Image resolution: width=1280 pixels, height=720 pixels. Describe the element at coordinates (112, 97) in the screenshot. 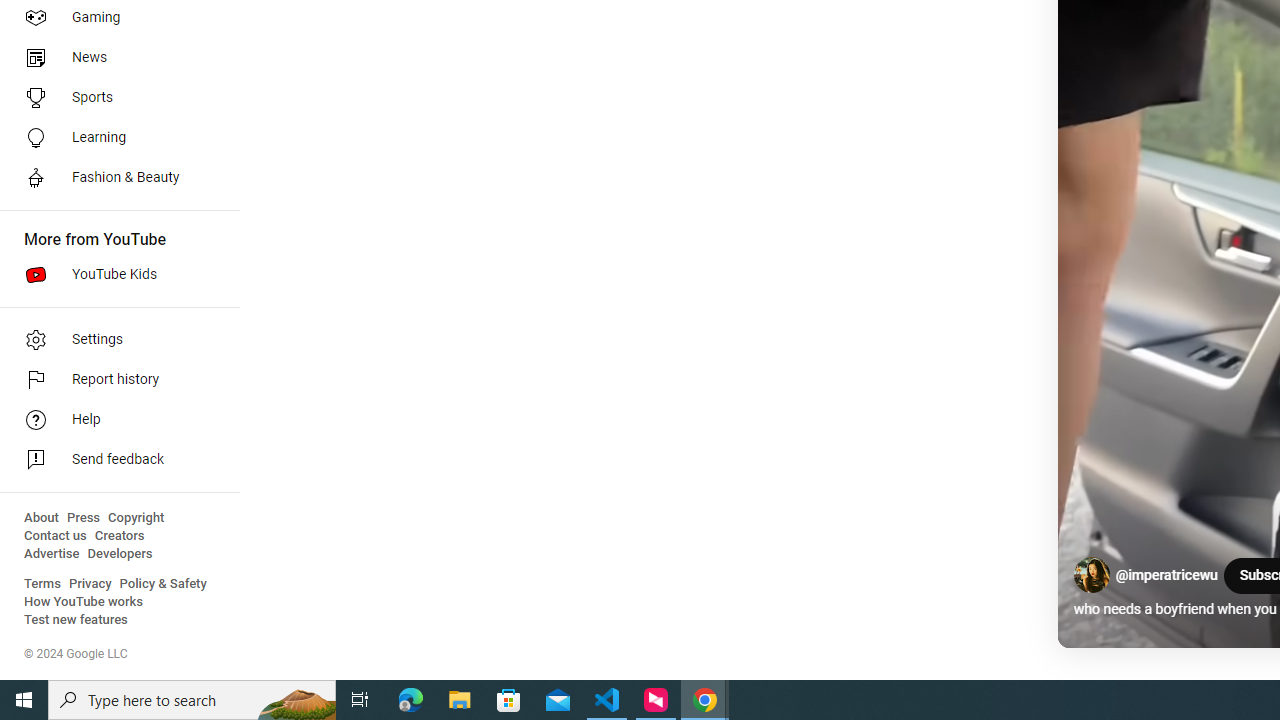

I see `'Sports'` at that location.